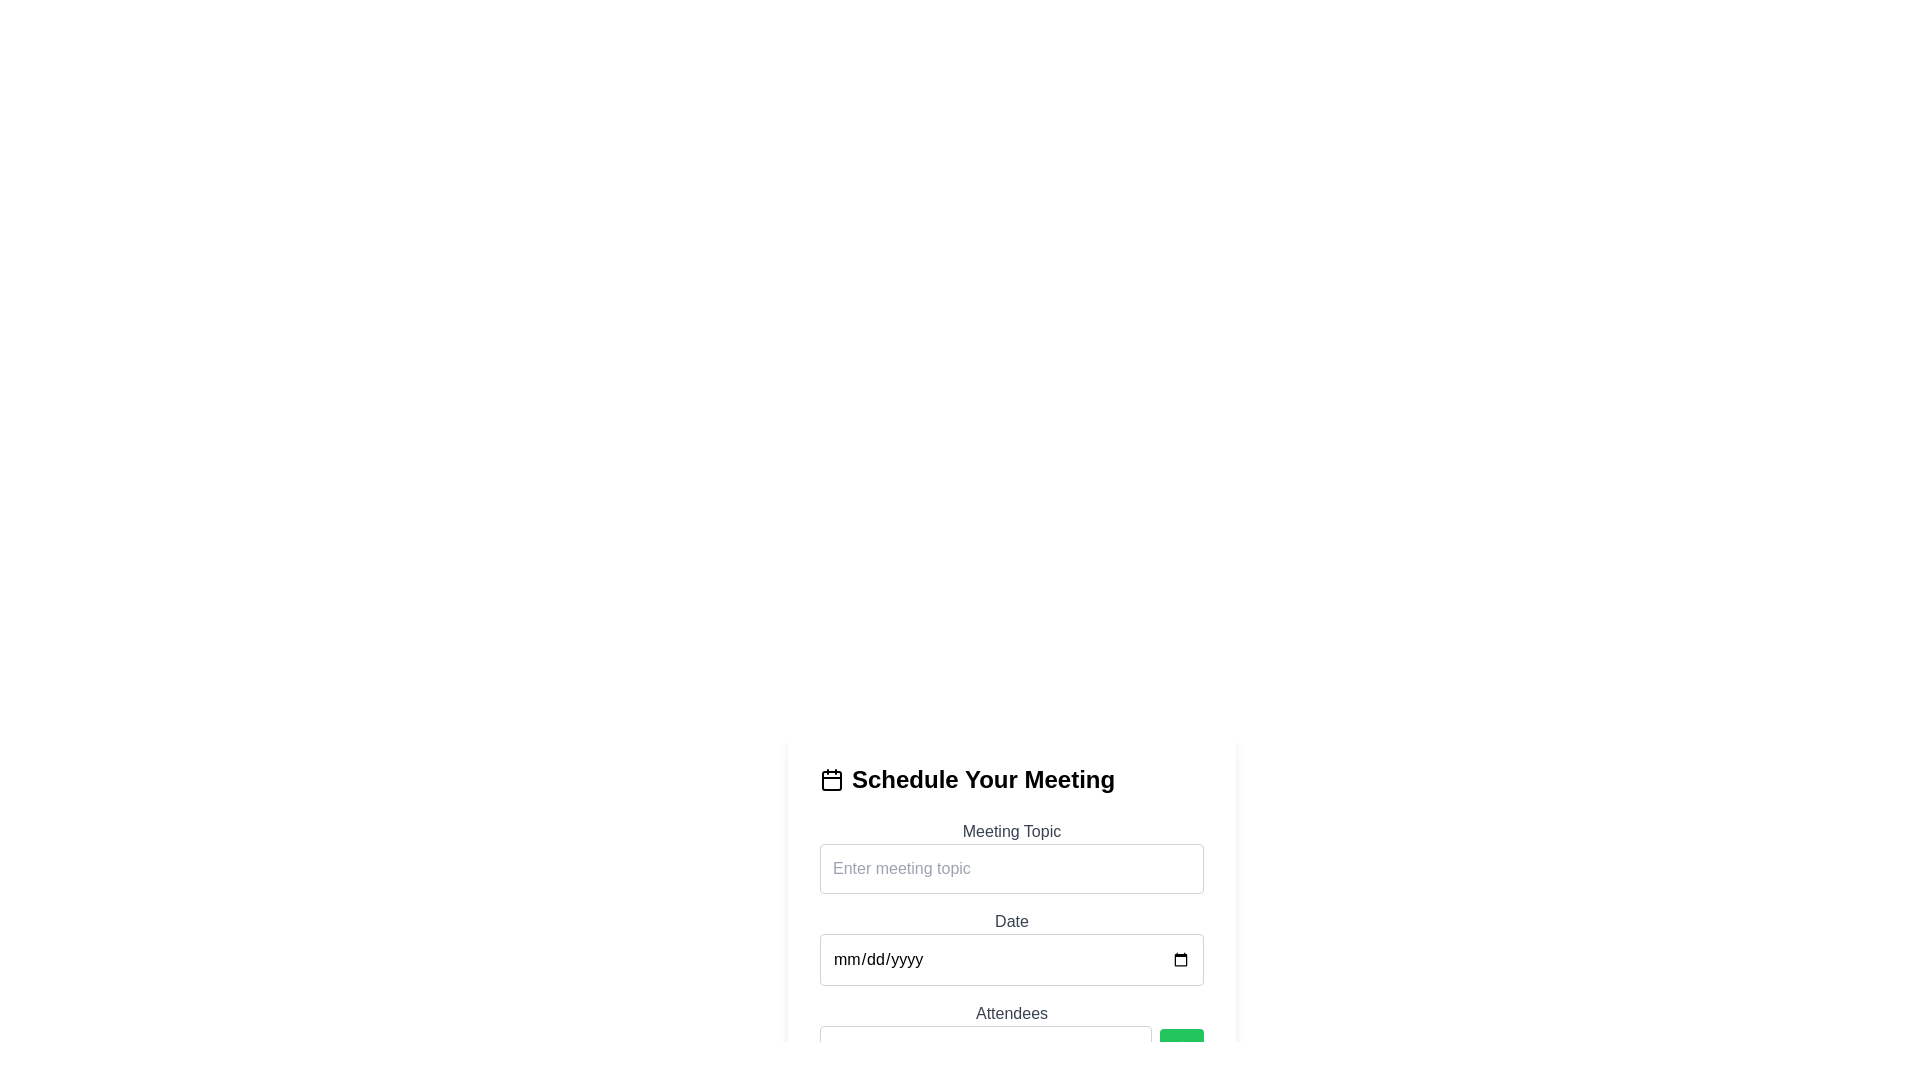 The height and width of the screenshot is (1080, 1920). I want to click on the submit button located in the 'Schedule Your Meeting' card layout, so click(1012, 947).